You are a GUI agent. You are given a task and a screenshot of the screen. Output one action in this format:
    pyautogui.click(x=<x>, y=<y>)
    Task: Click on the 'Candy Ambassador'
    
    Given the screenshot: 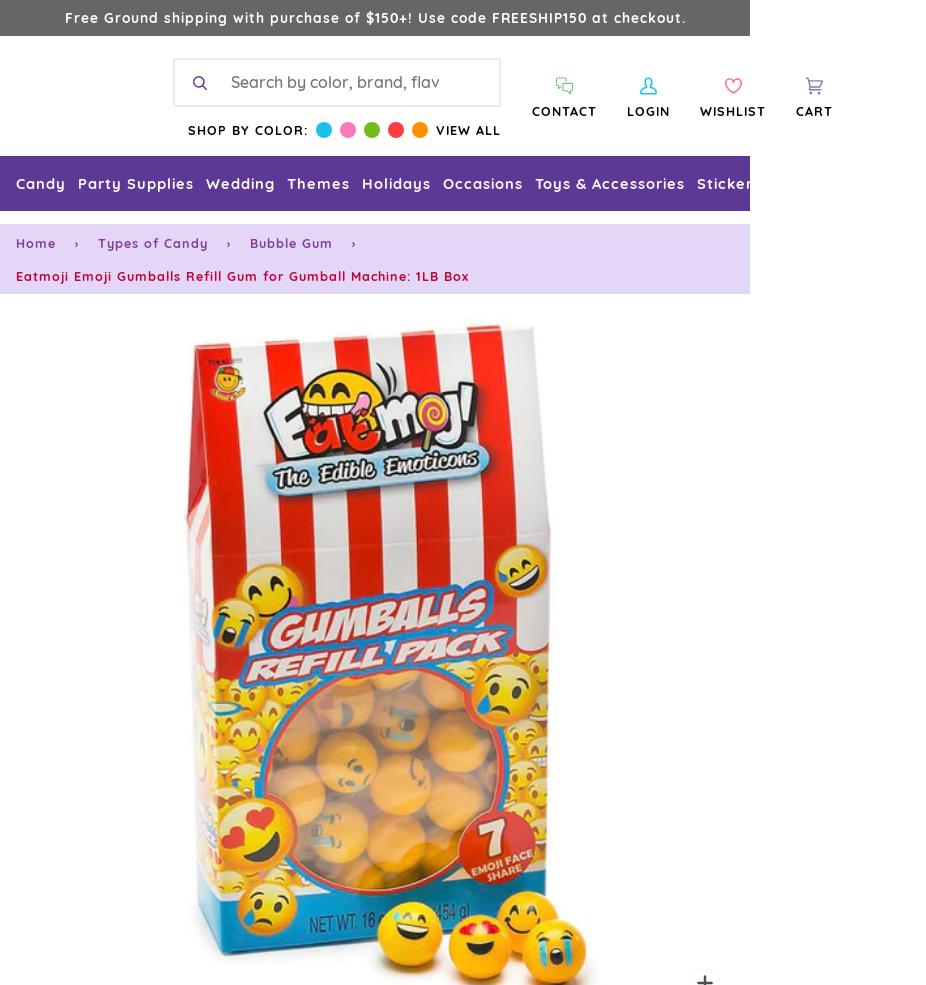 What is the action you would take?
    pyautogui.click(x=81, y=577)
    